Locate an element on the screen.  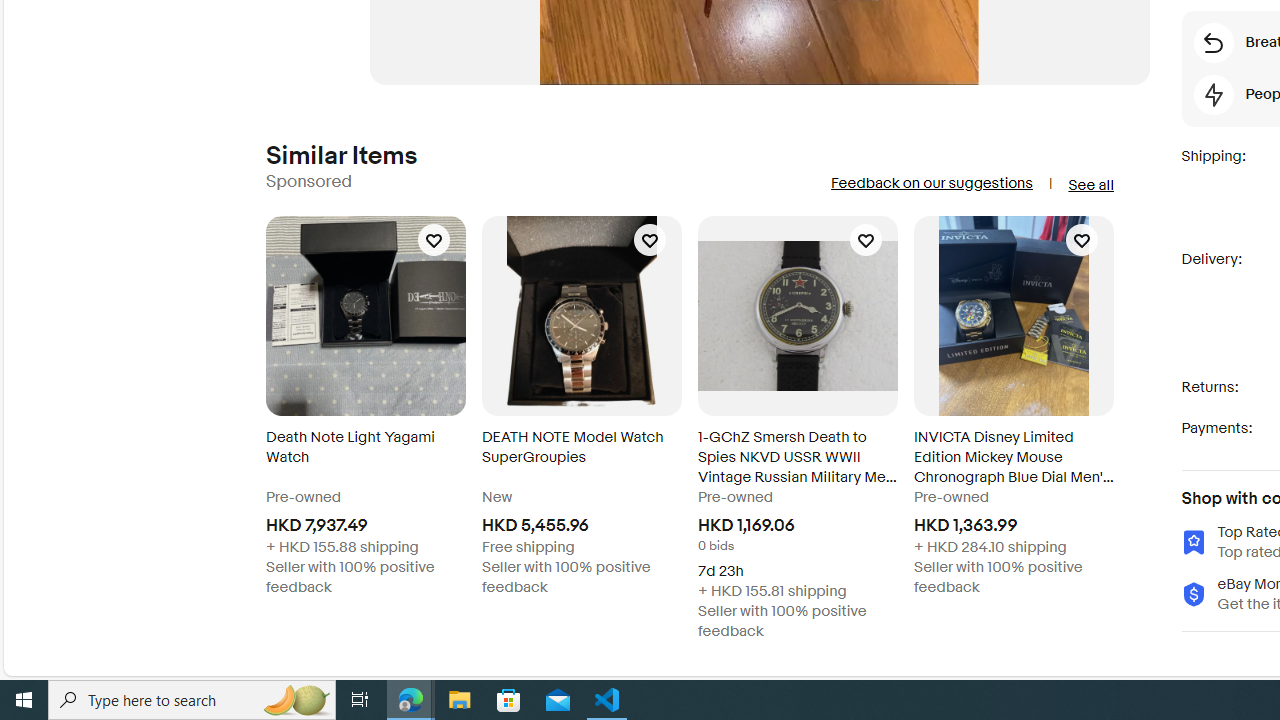
'Add Death Note Light Yagami Watch to your watch list' is located at coordinates (432, 239).